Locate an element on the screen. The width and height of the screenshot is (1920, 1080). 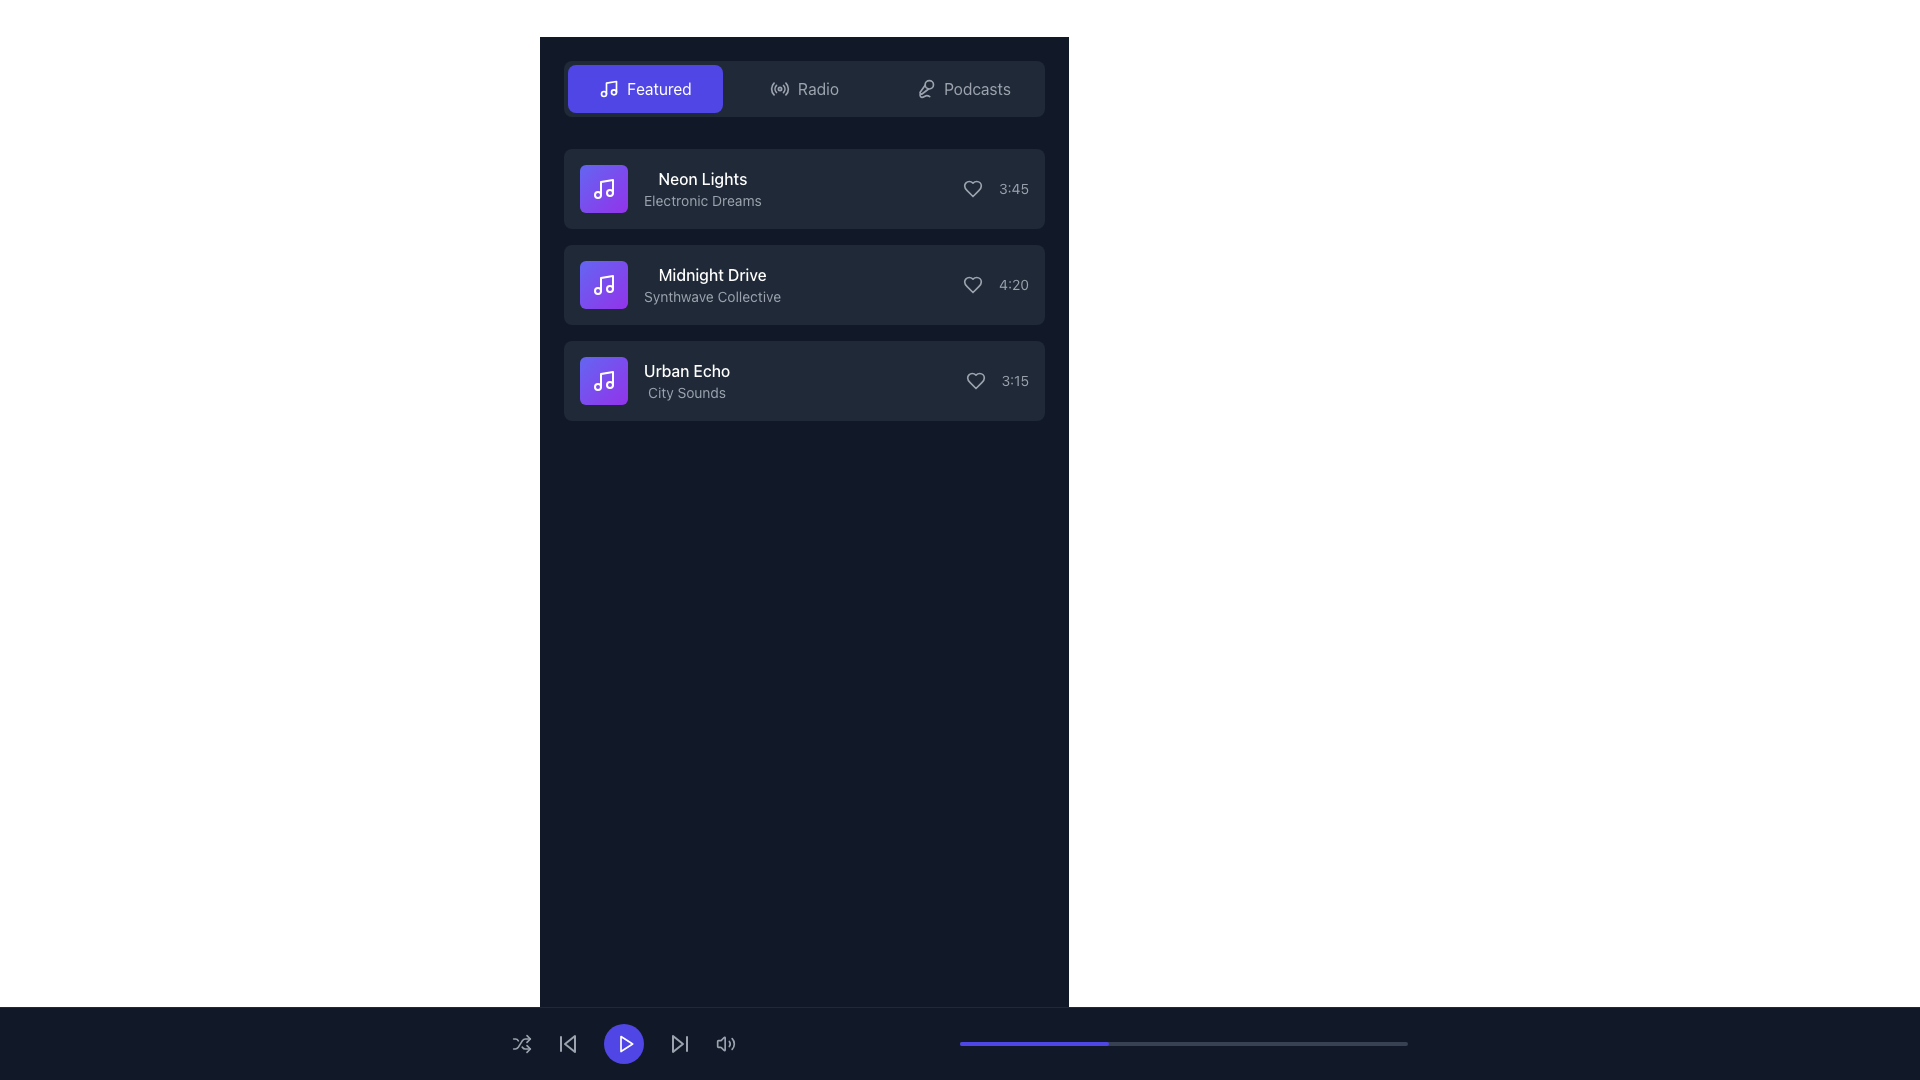
the small heart icon button to like the song 'Midnight Drive', which is located next to the song's duration in the song list interface is located at coordinates (973, 285).